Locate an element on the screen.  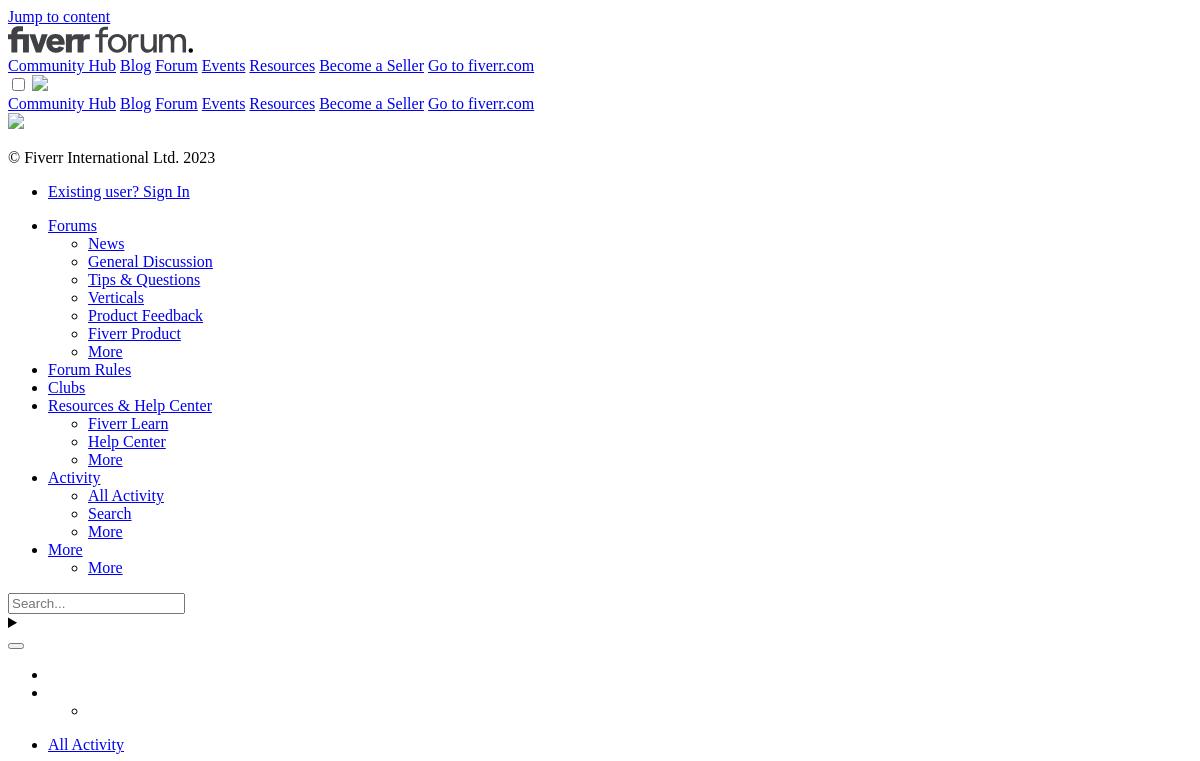
'Albums' is located at coordinates (93, 738).